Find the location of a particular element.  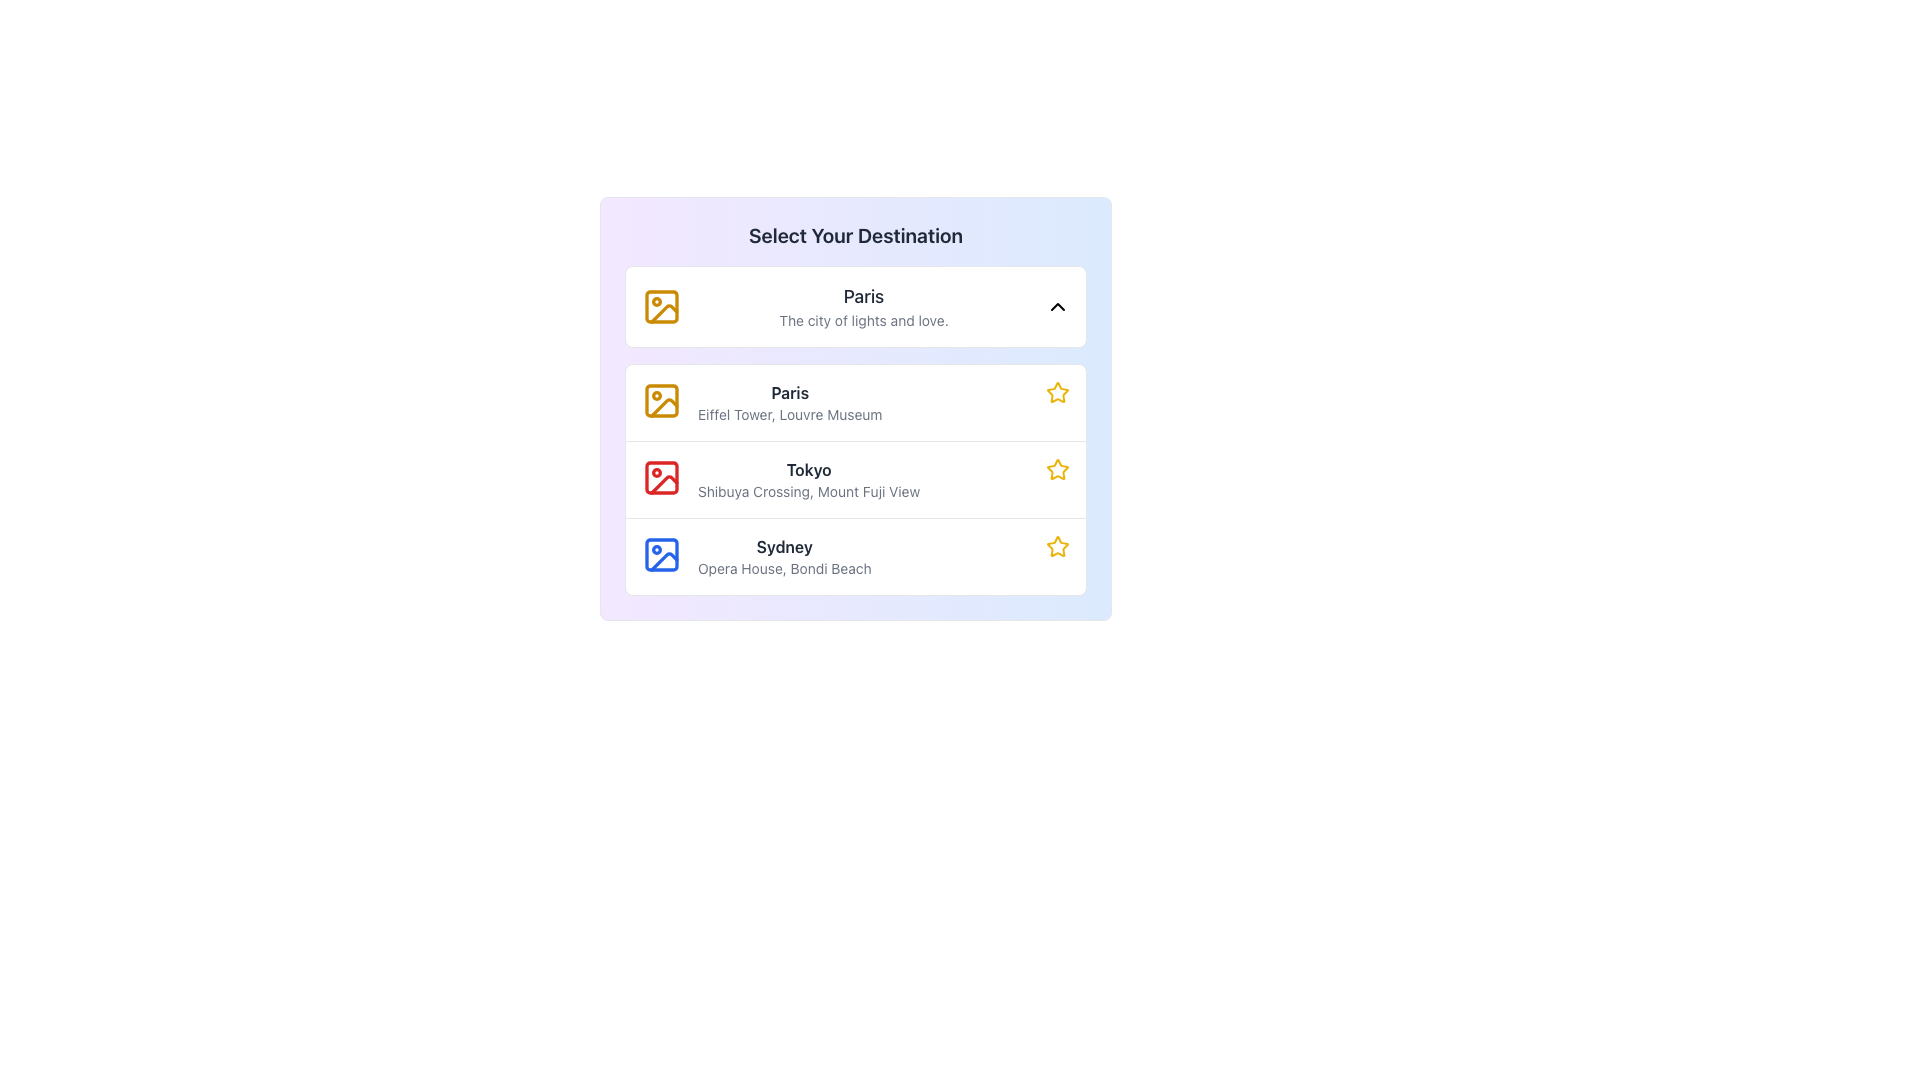

the image icon that represents the destination 'Paris' in the list under the header 'Select Your Destination.' is located at coordinates (662, 307).